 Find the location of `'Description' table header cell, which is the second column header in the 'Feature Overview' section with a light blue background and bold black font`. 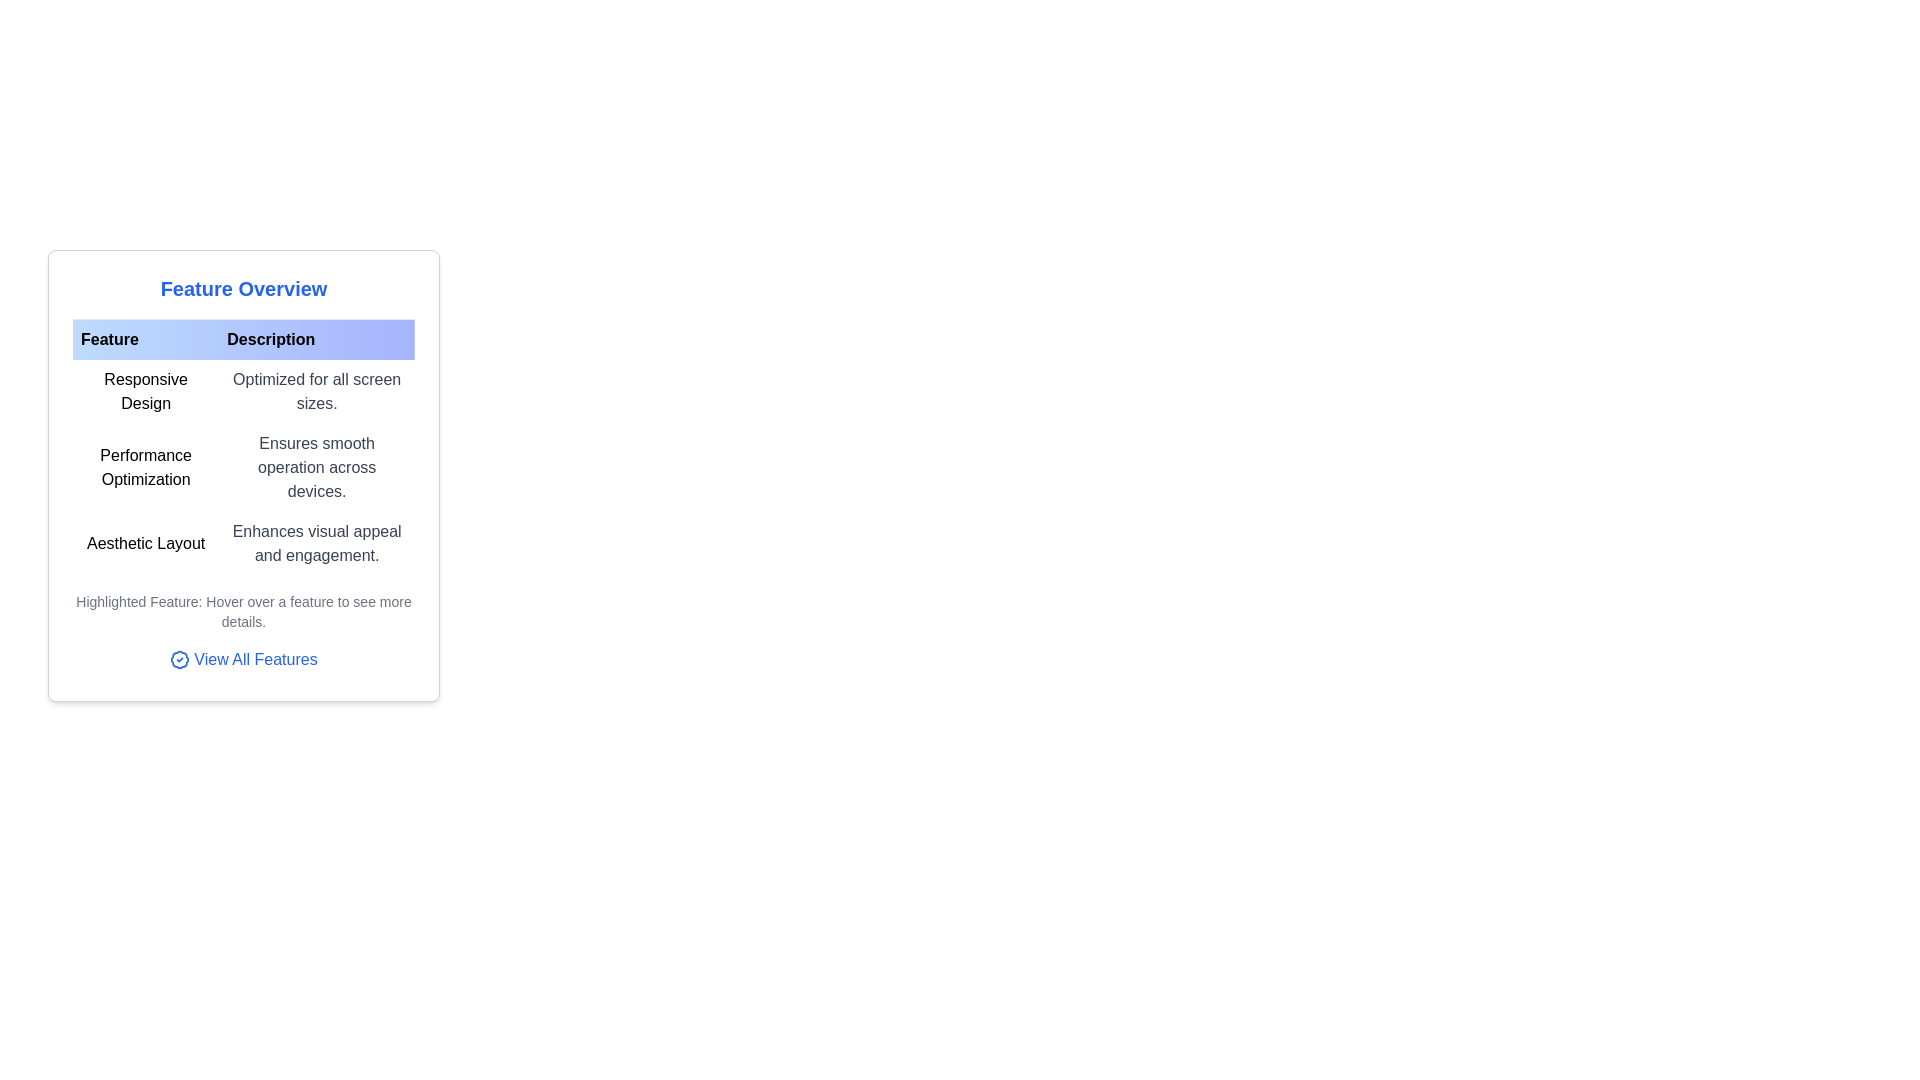

'Description' table header cell, which is the second column header in the 'Feature Overview' section with a light blue background and bold black font is located at coordinates (316, 338).